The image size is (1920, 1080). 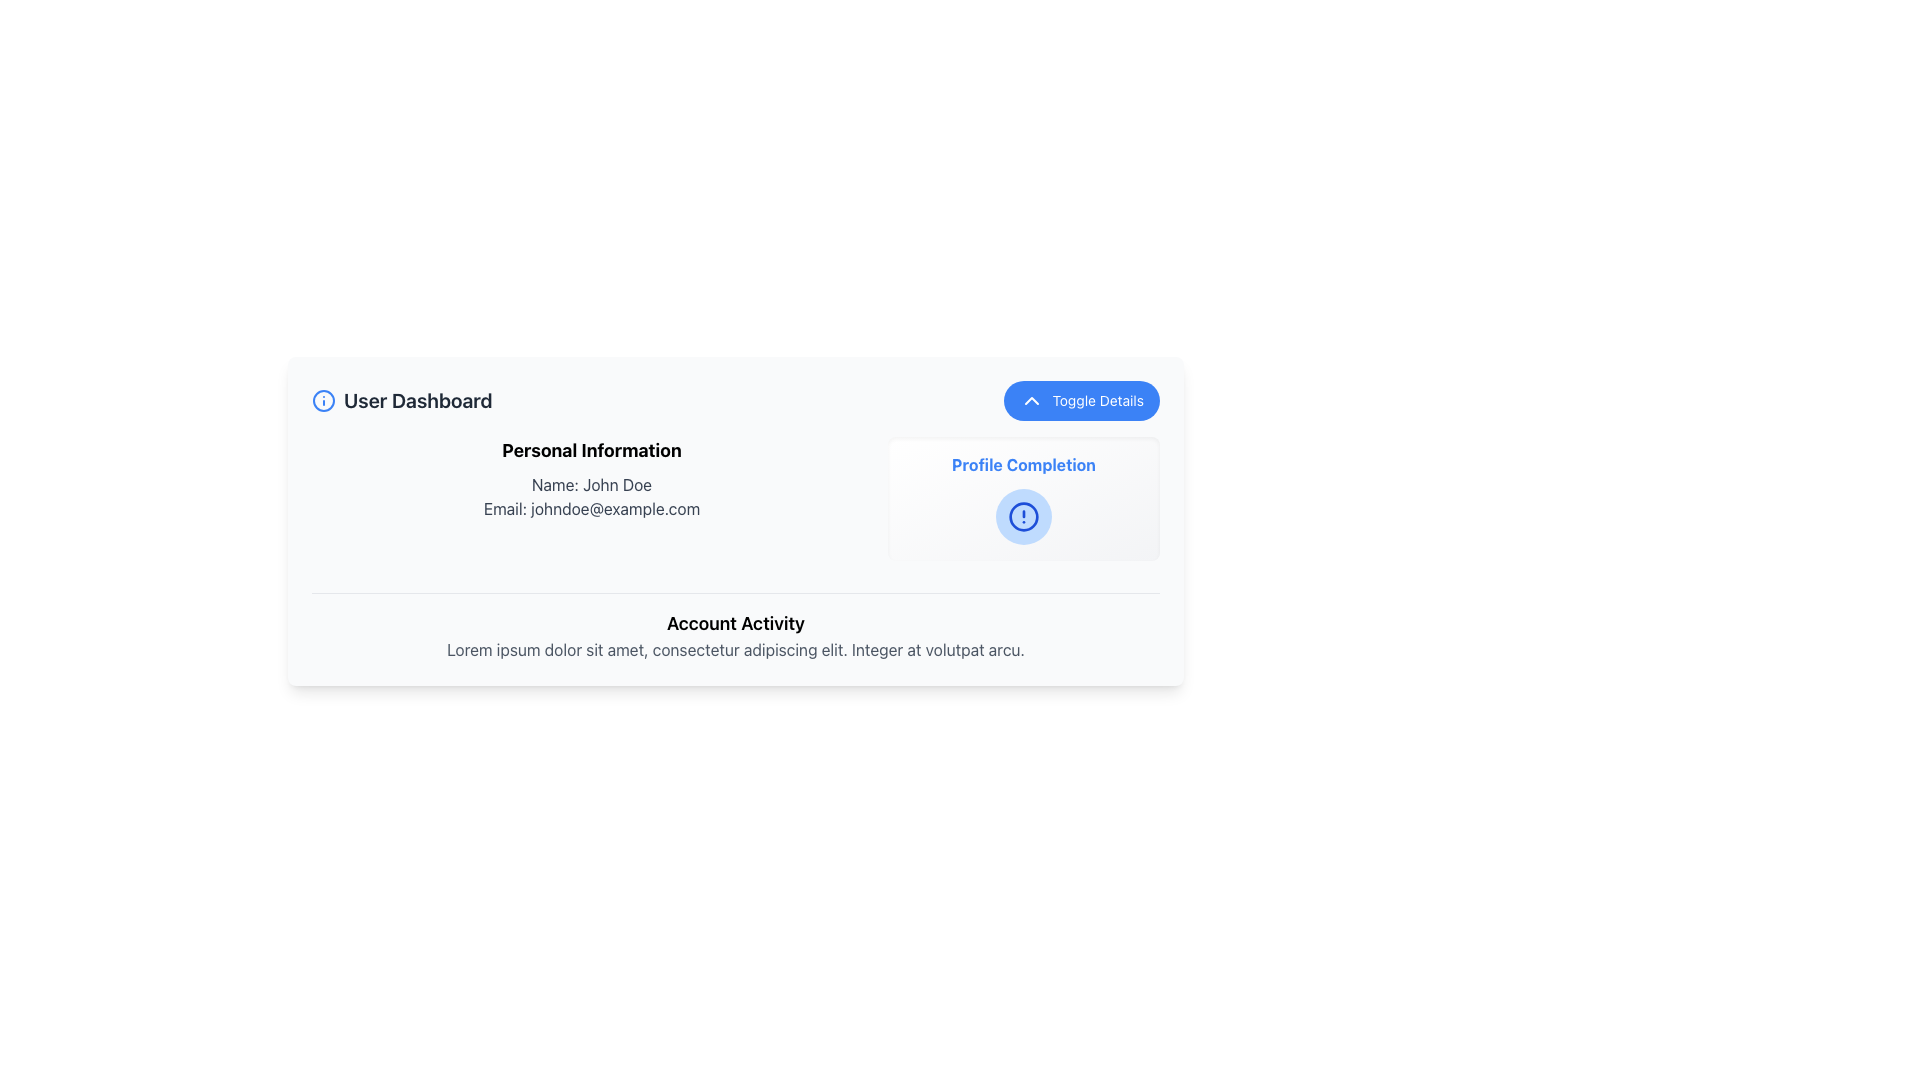 What do you see at coordinates (1032, 401) in the screenshot?
I see `the upward-pointing chevron icon within the blue 'Toggle Details' button located in the top-right region of the user card` at bounding box center [1032, 401].